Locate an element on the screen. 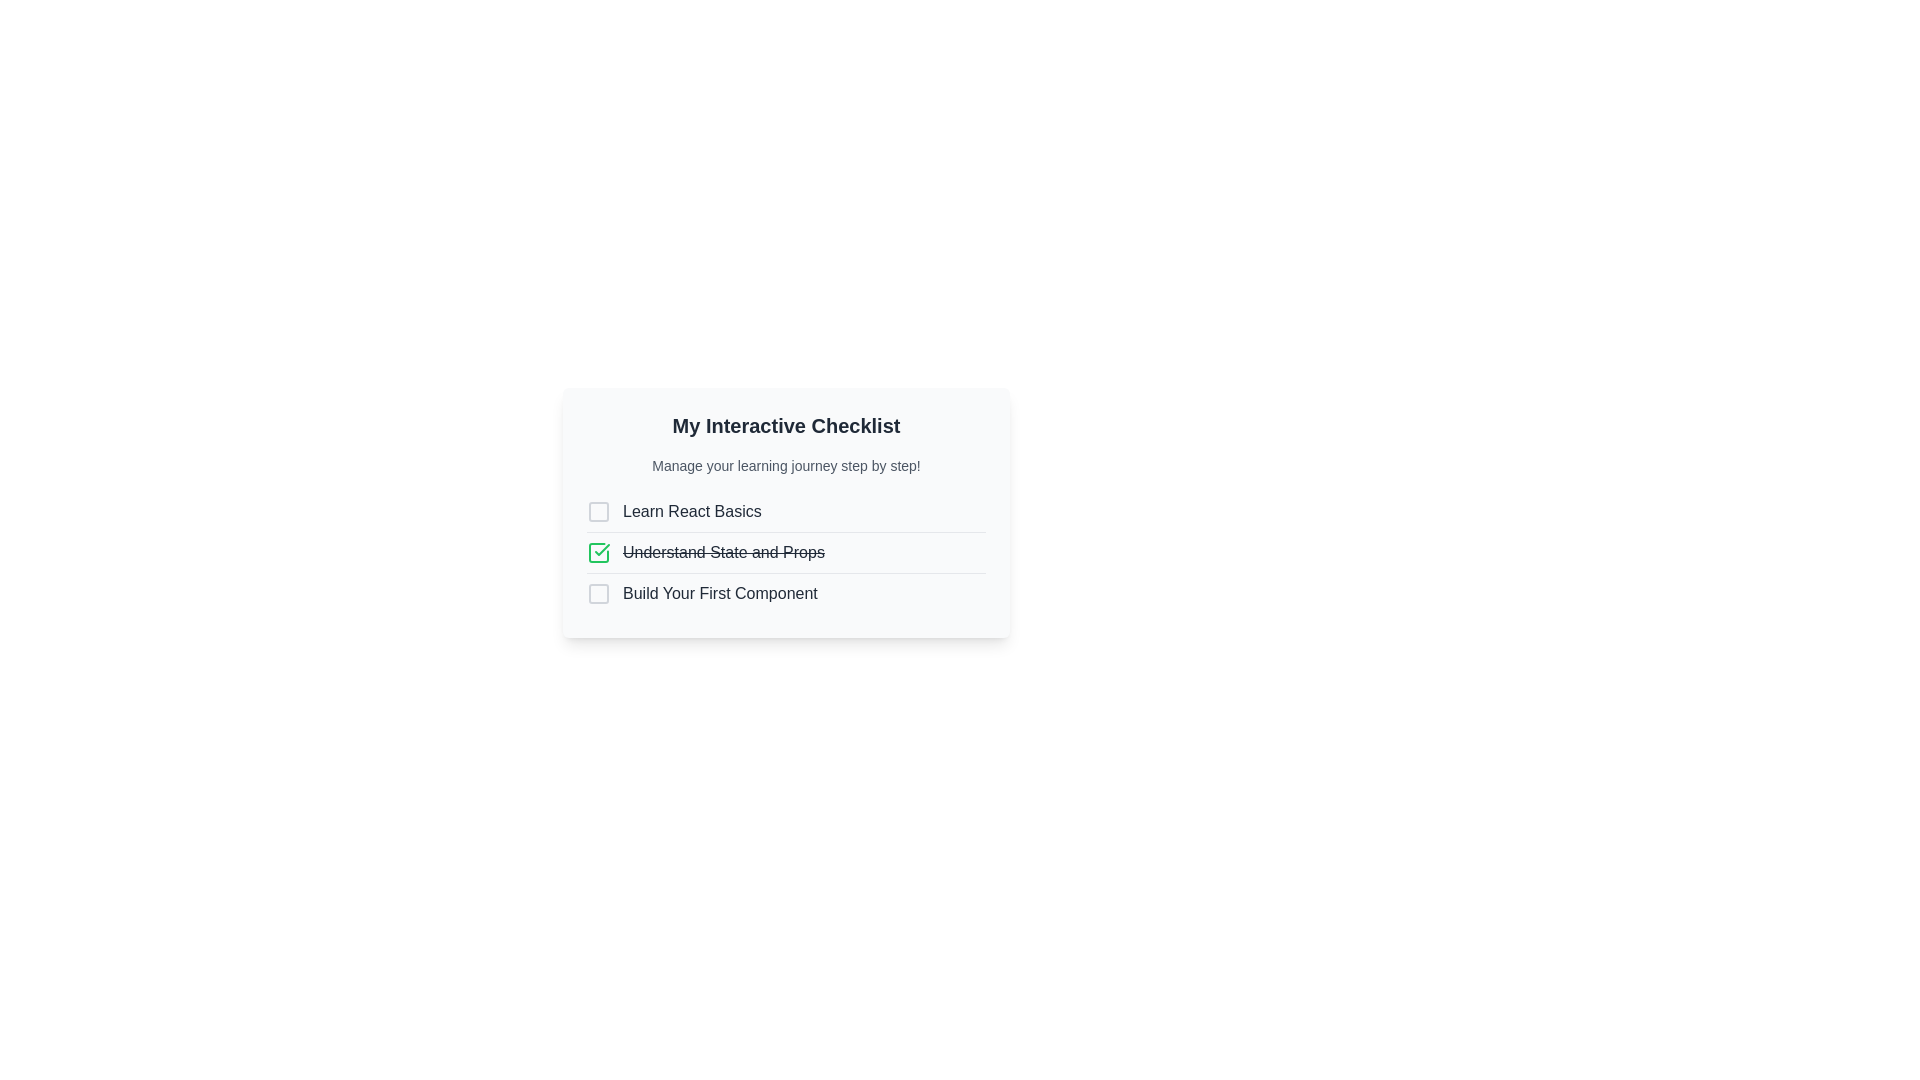 This screenshot has width=1920, height=1080. the visual indicator icon for the checklist item 'Learn React Basics' located in the 'My Interactive Checklist' block, positioned to the left of the item text is located at coordinates (598, 511).